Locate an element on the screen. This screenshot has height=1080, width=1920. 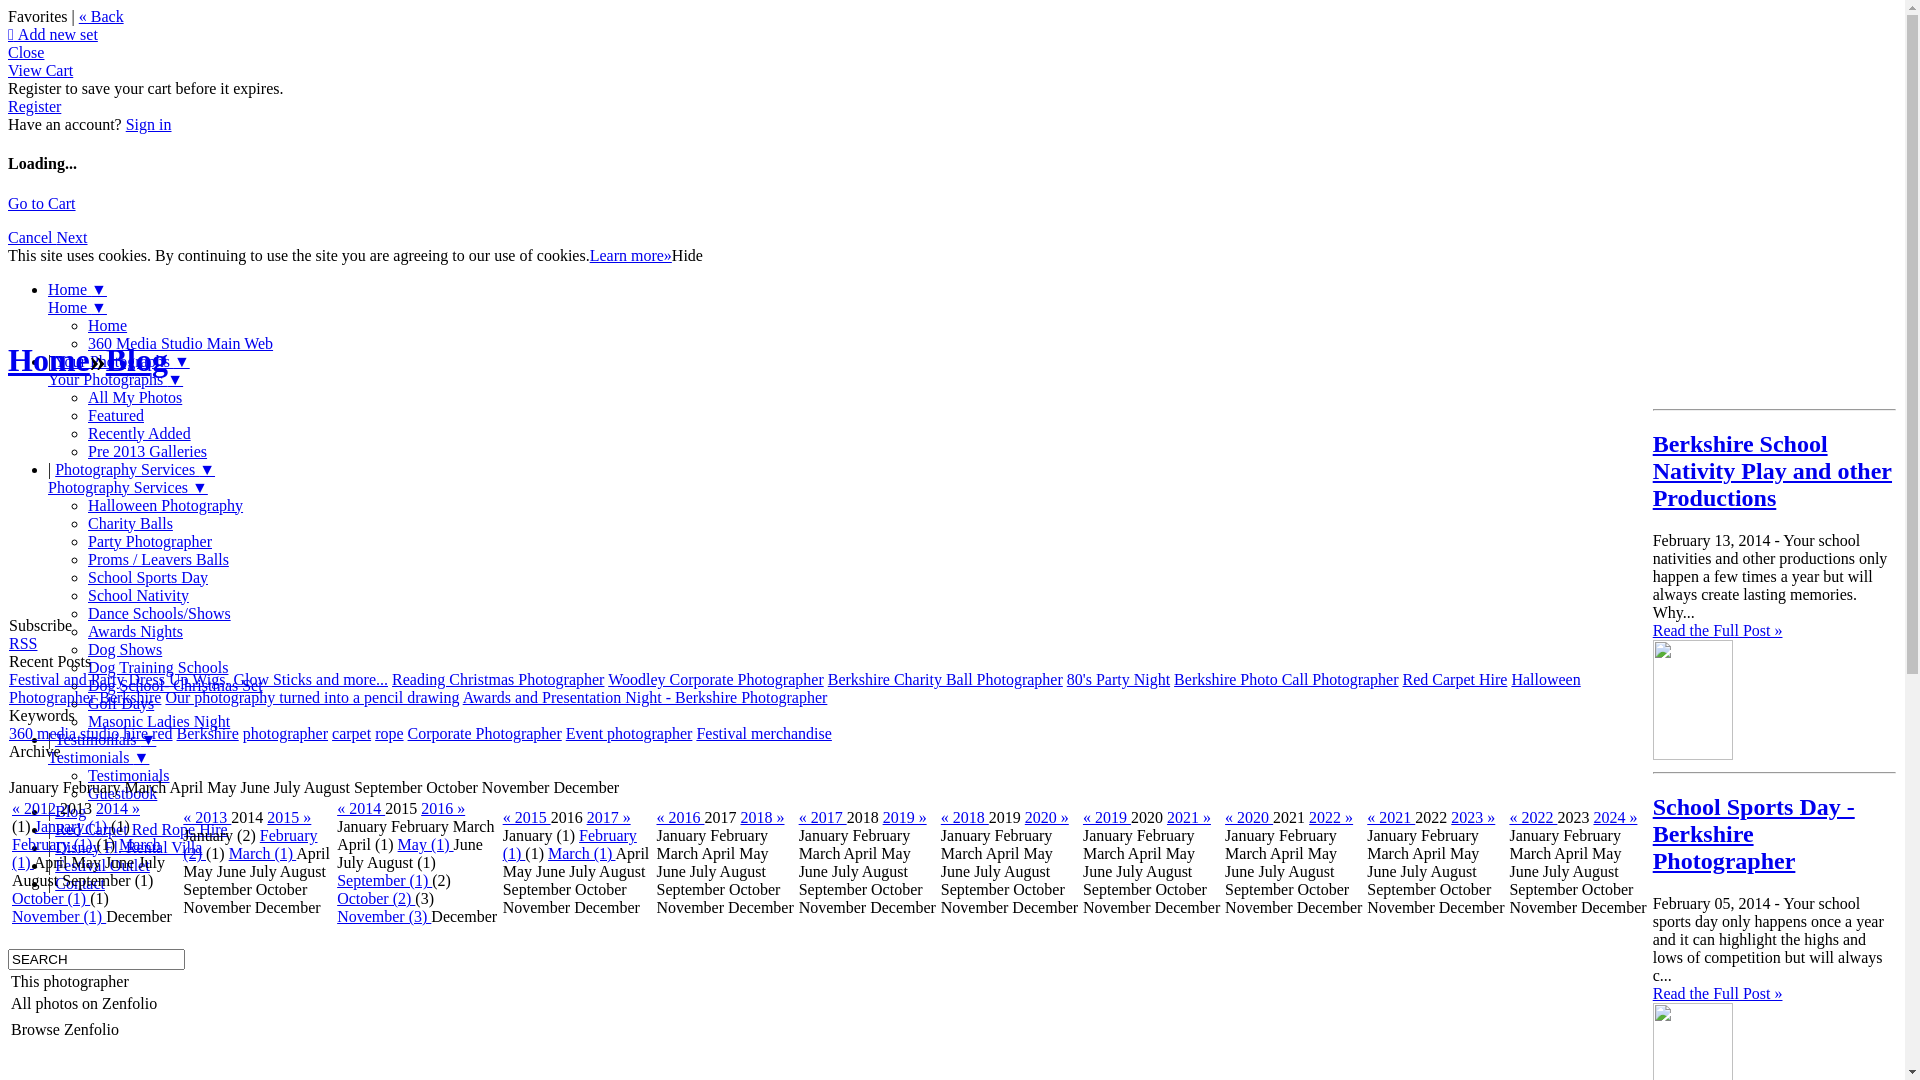
'Featured' is located at coordinates (114, 414).